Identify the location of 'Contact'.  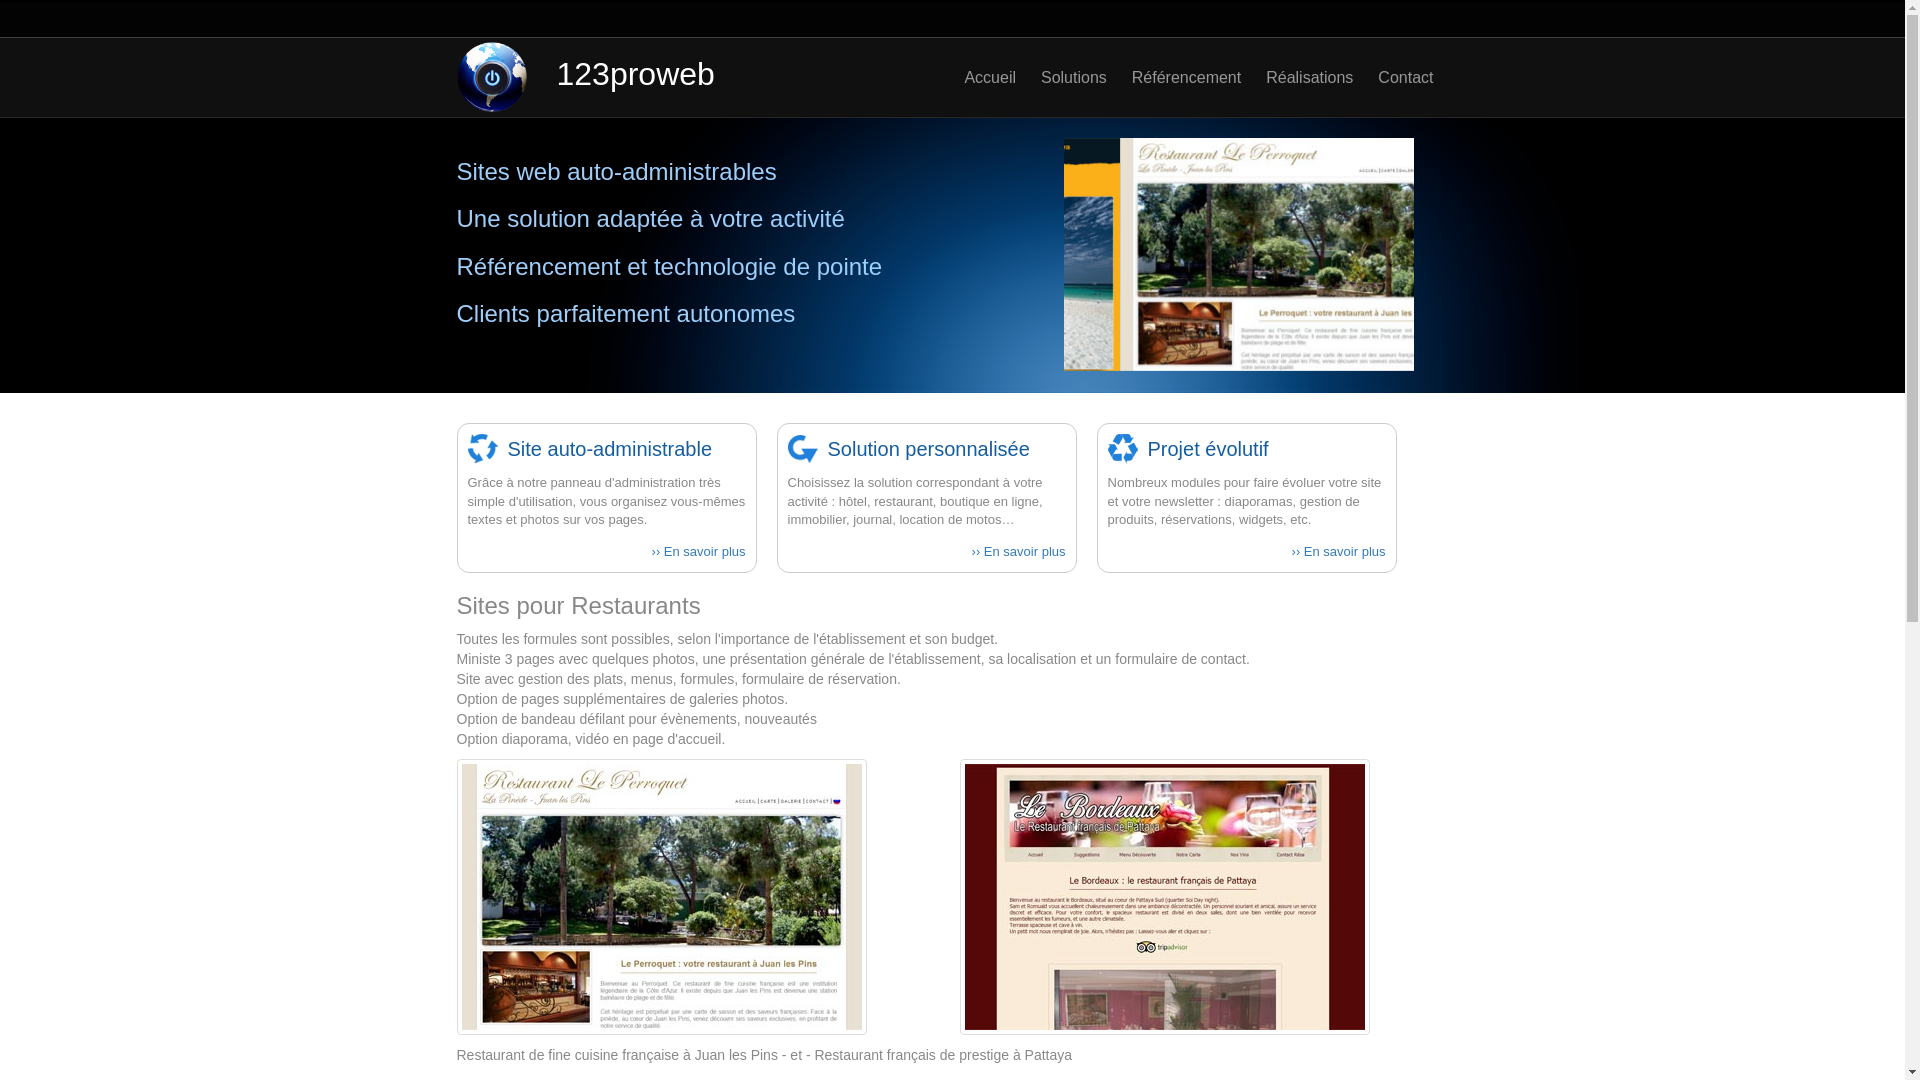
(1391, 76).